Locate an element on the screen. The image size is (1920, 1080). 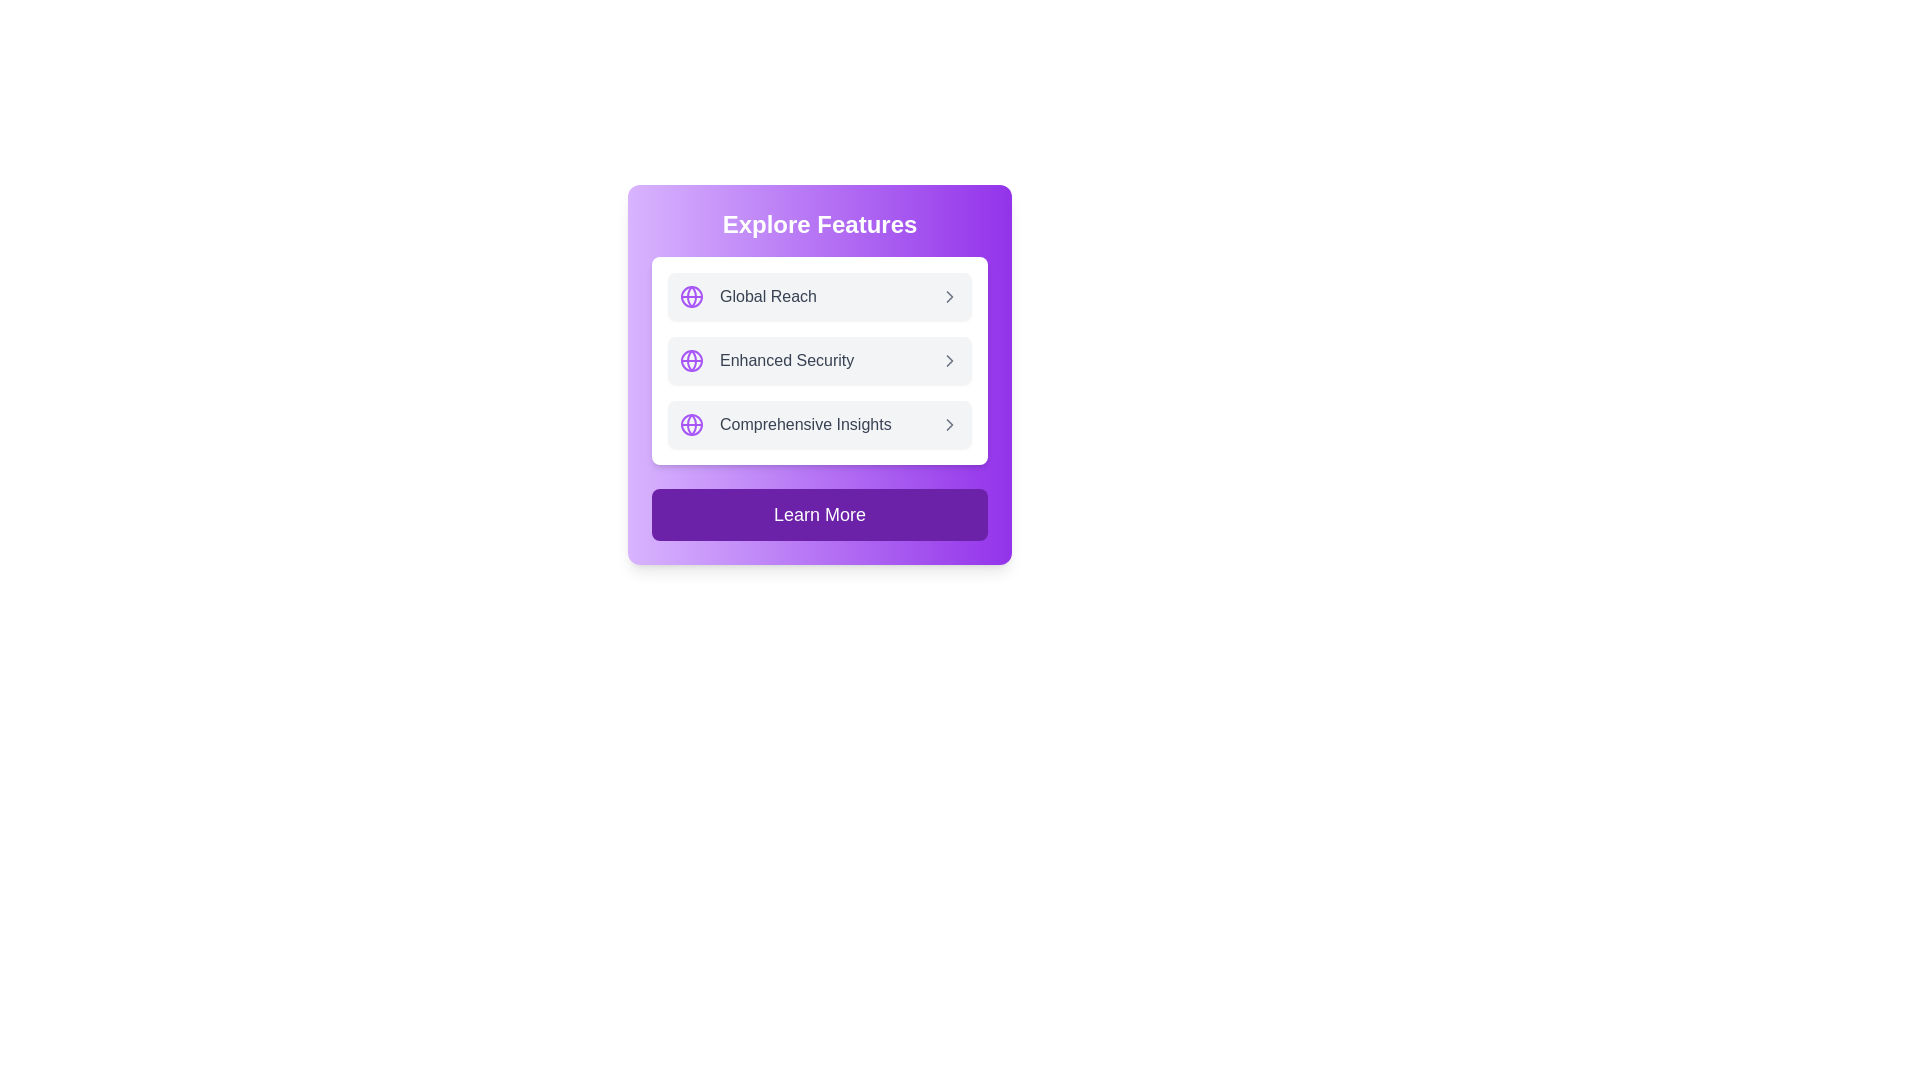
text label that describes the selectable feature item, located within the purple card labeled 'Explore Features' and positioned to the right of the globe icon and arrow symbol is located at coordinates (805, 423).